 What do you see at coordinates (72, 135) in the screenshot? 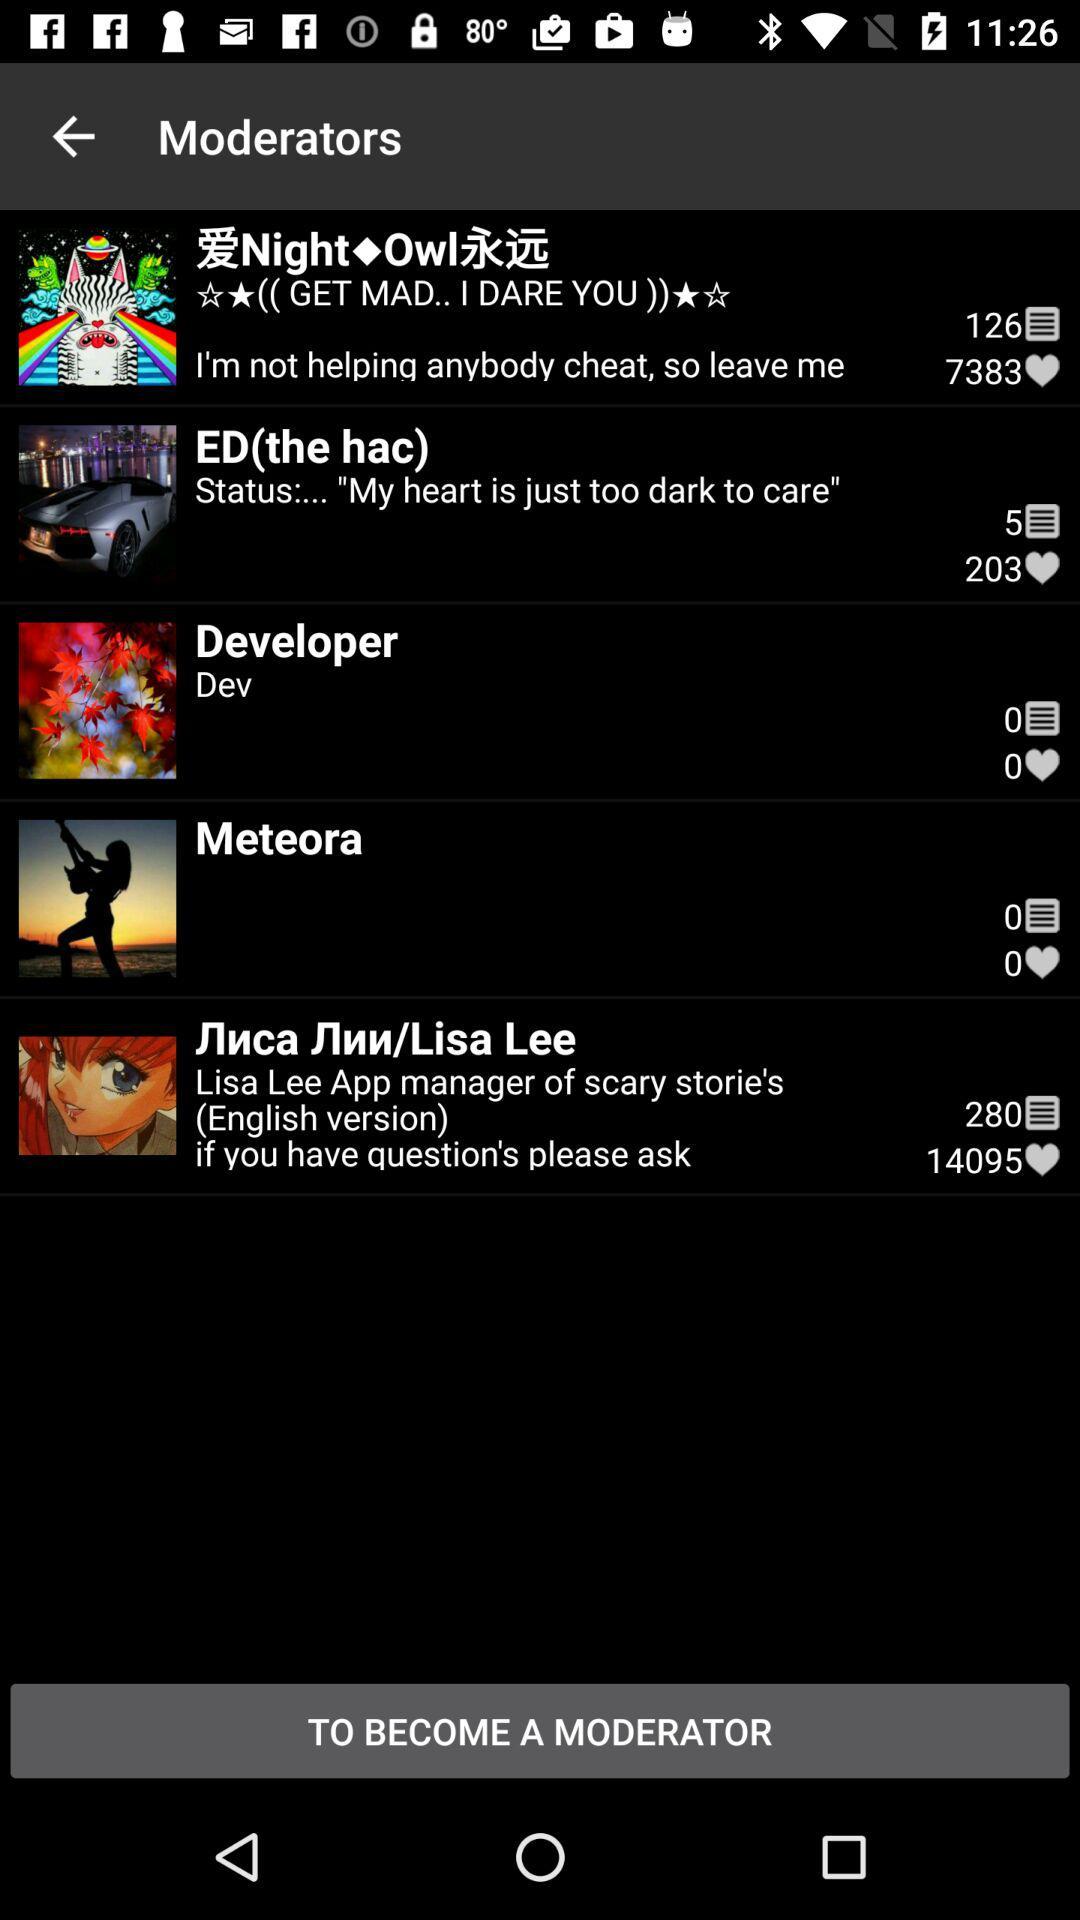
I see `app to the left of the moderators` at bounding box center [72, 135].